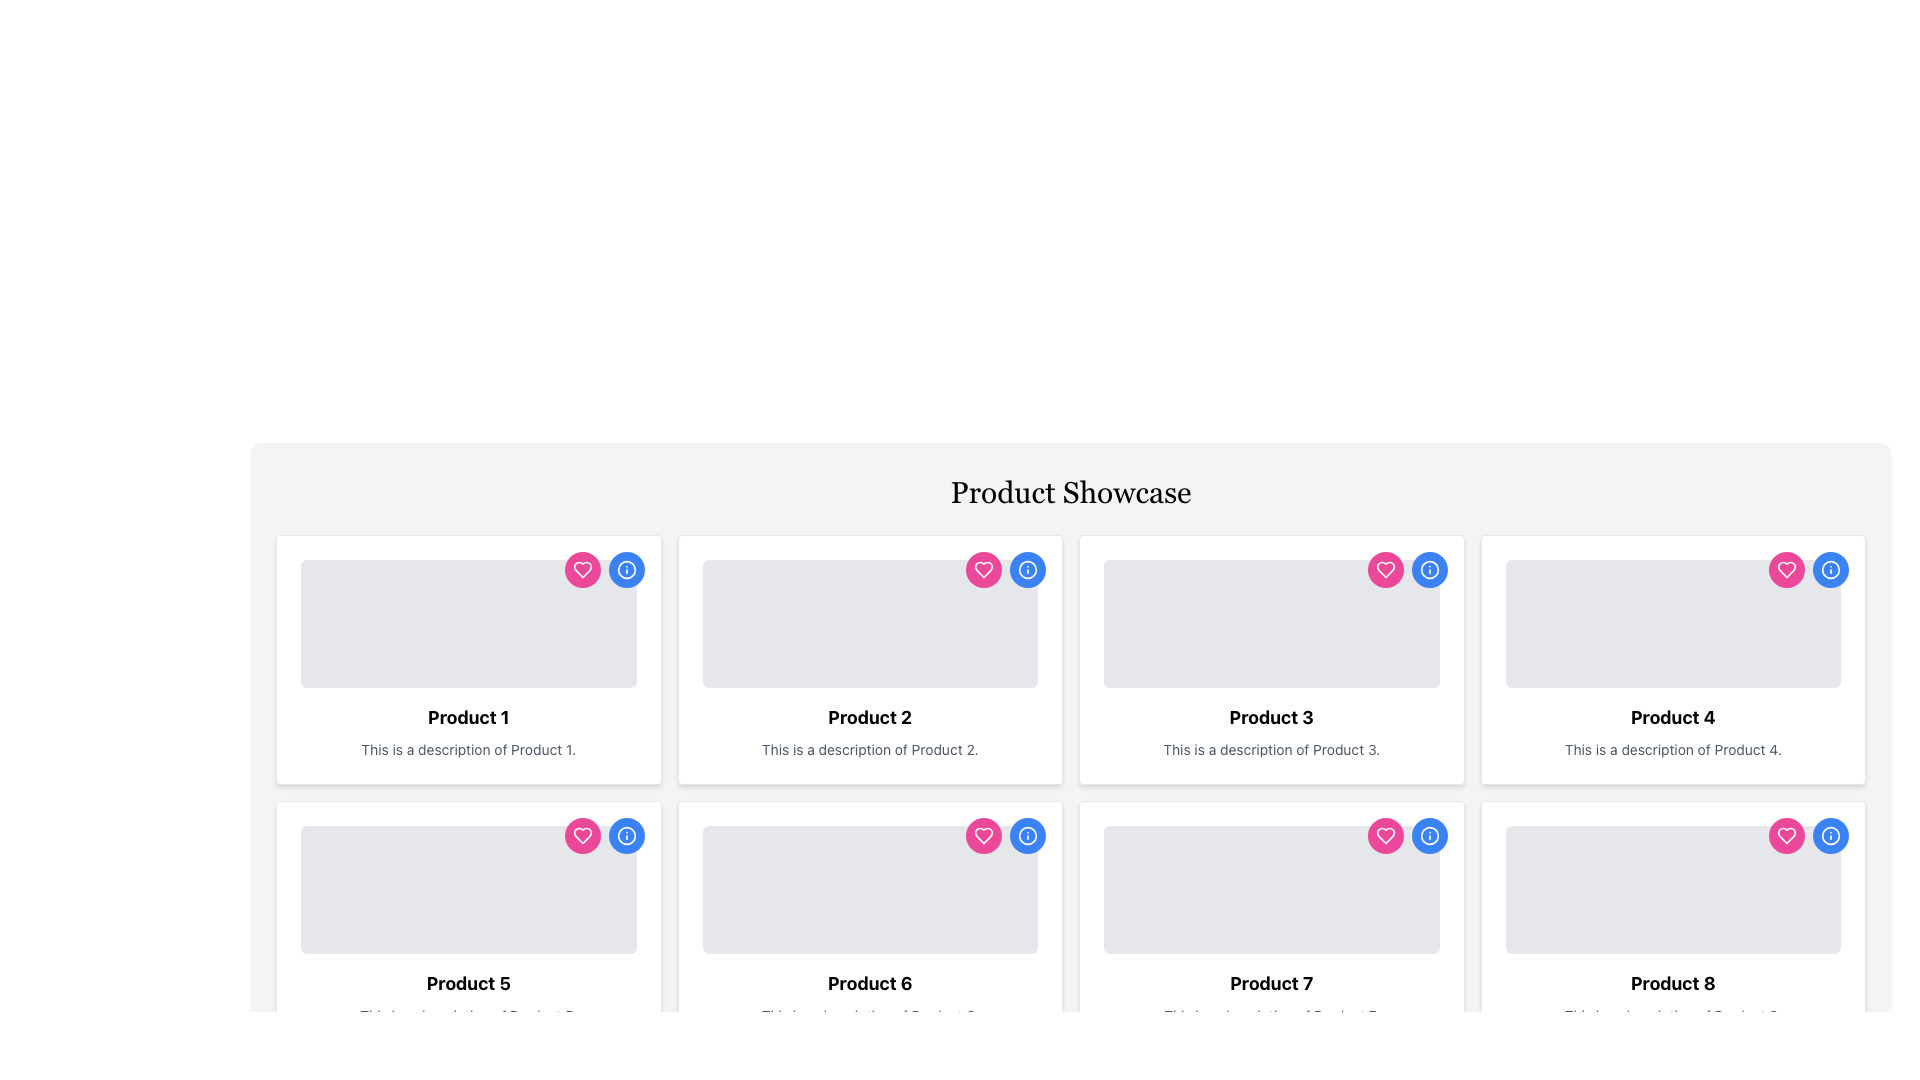 Image resolution: width=1920 pixels, height=1080 pixels. I want to click on the heart-shaped icon, so click(983, 570).